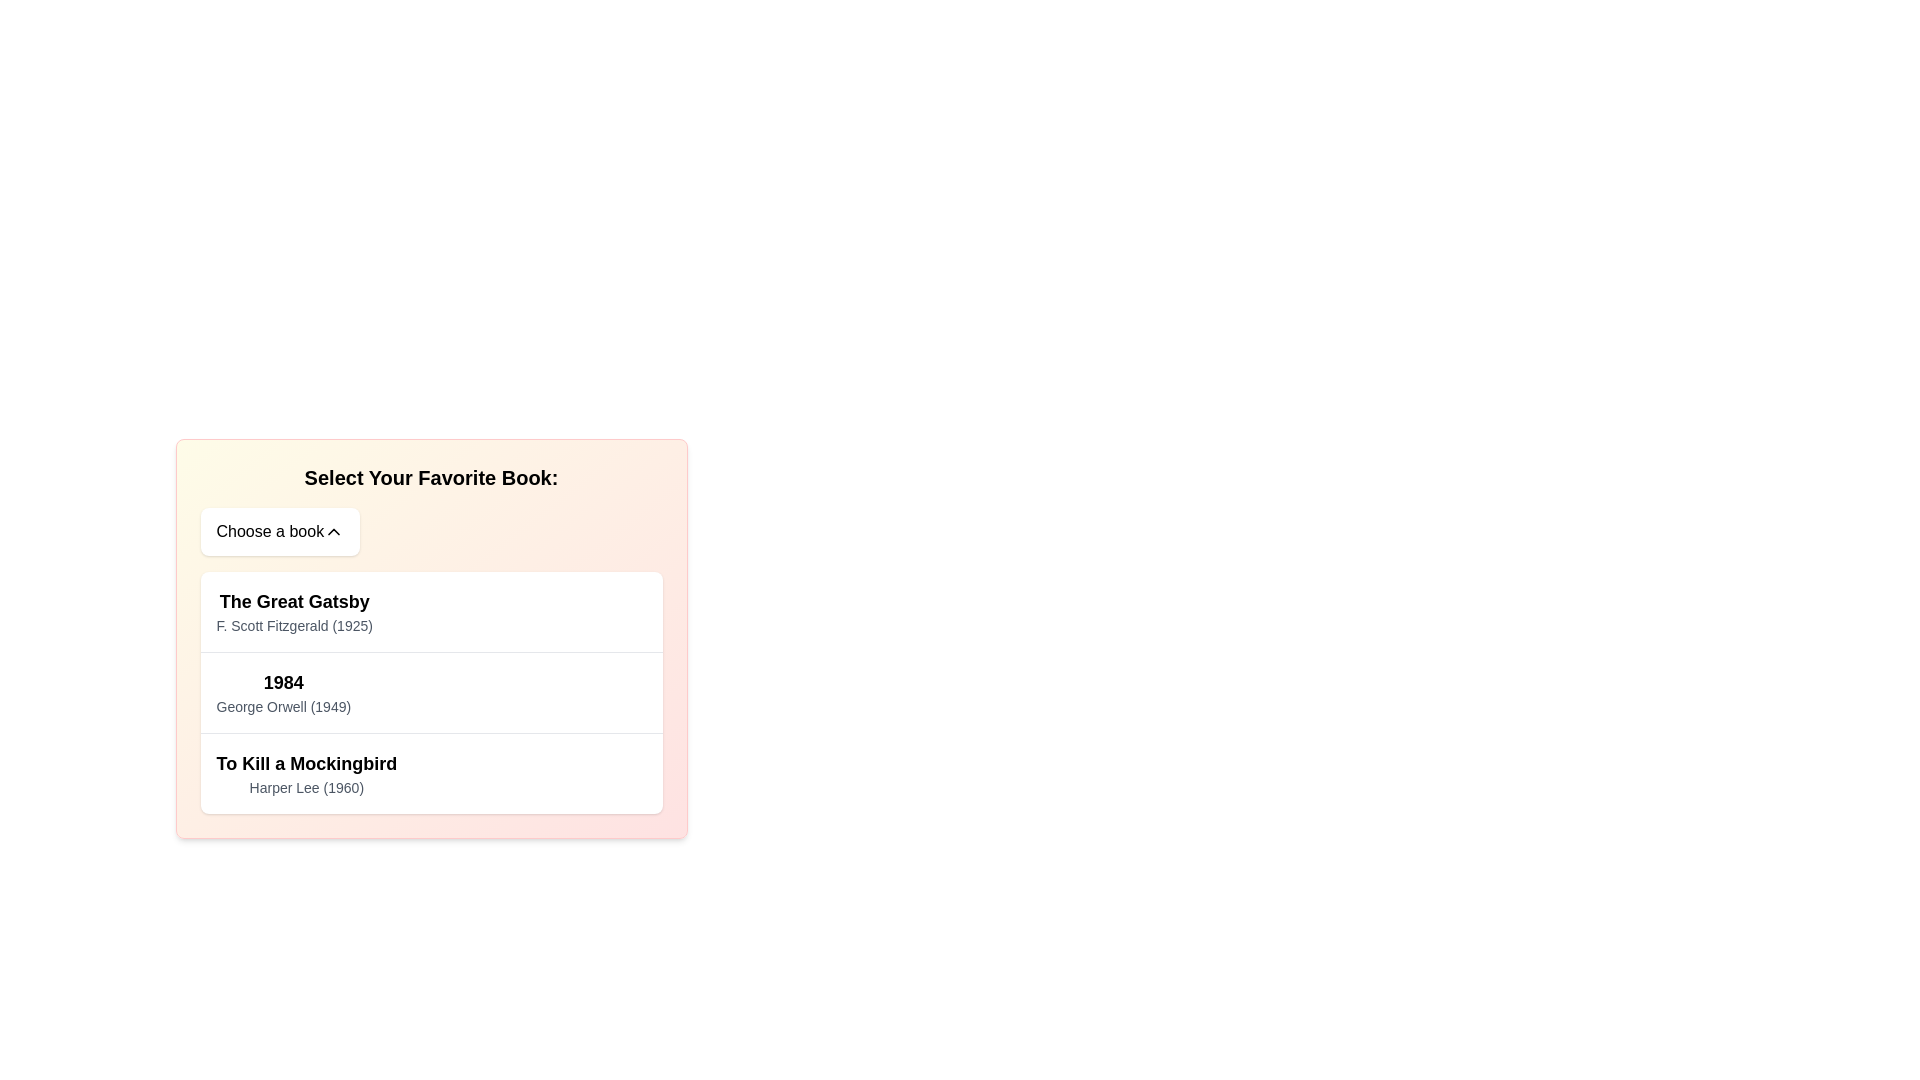 Image resolution: width=1920 pixels, height=1080 pixels. I want to click on the first book item titled 'The Great Gatsby' in the list, which is part of a gradient background list item that prompts the user, so click(430, 639).